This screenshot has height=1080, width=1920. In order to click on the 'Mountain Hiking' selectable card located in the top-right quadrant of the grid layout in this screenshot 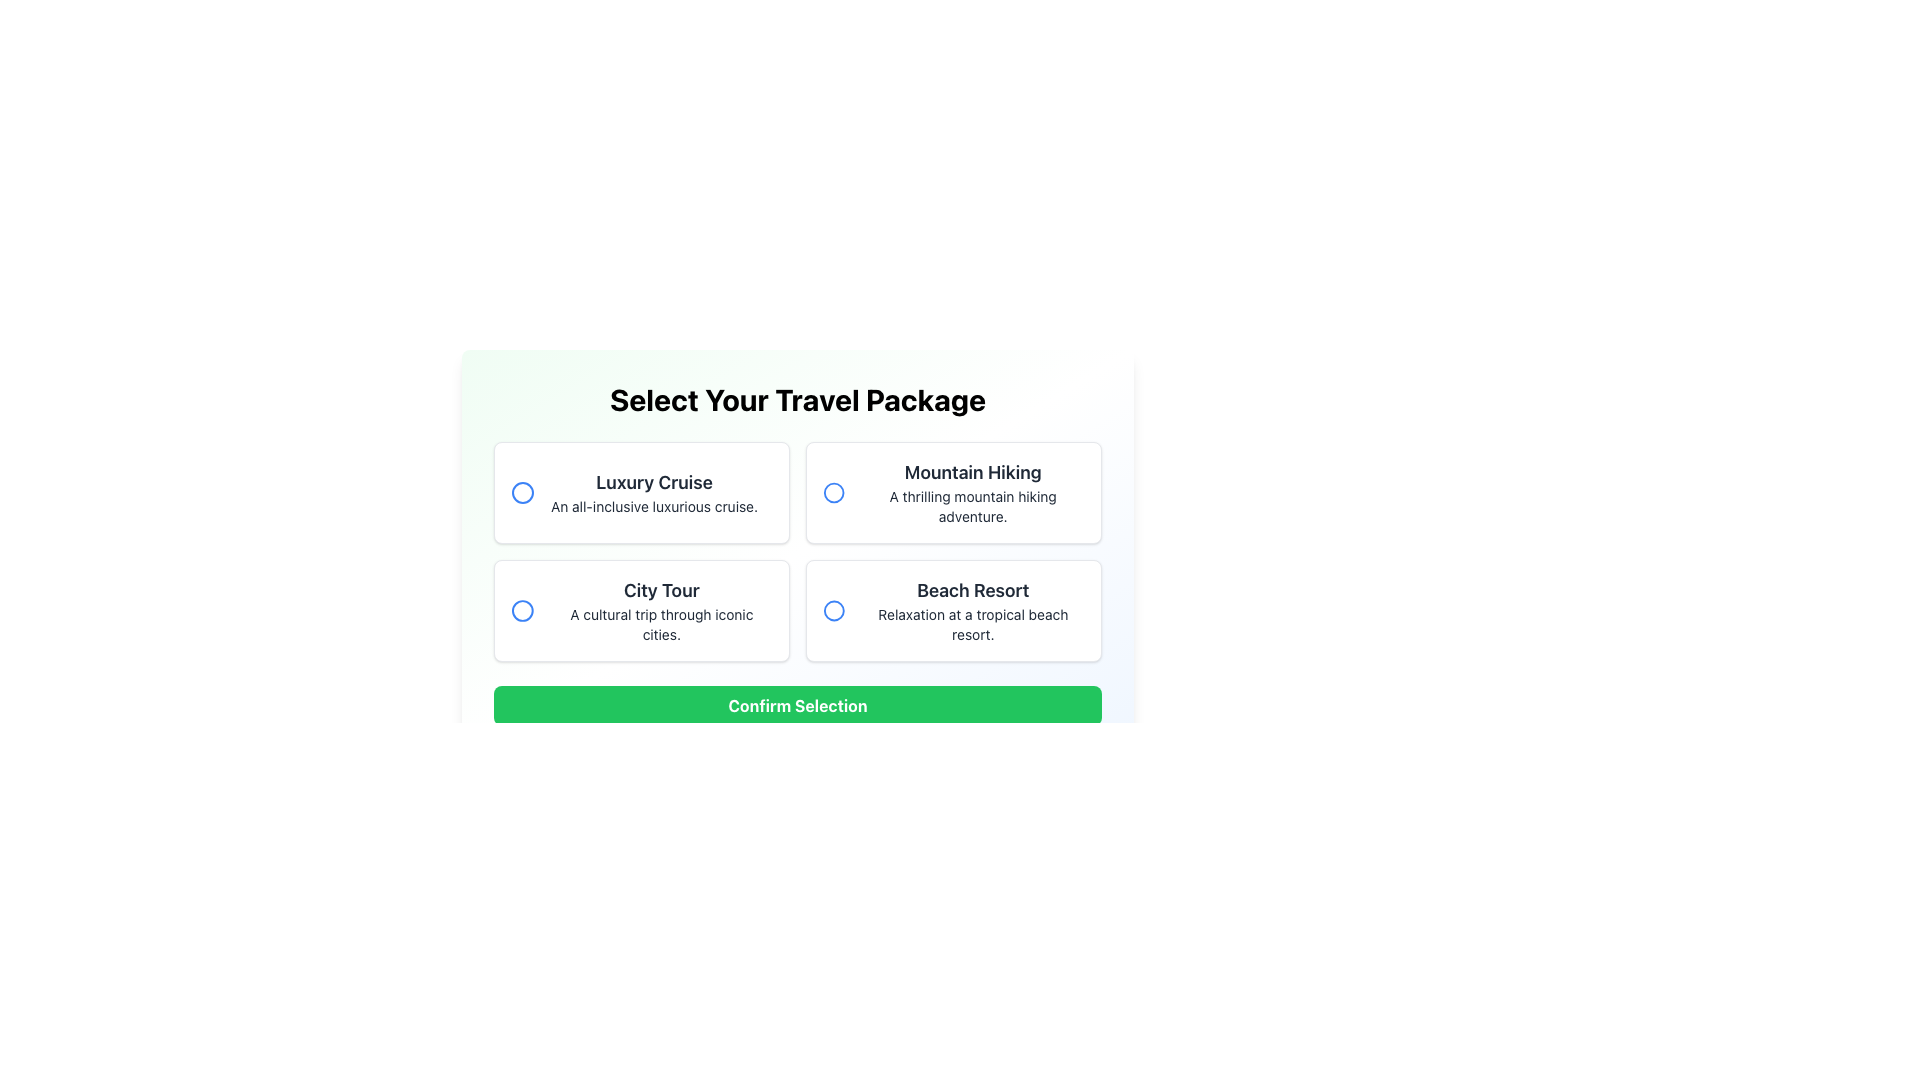, I will do `click(953, 493)`.